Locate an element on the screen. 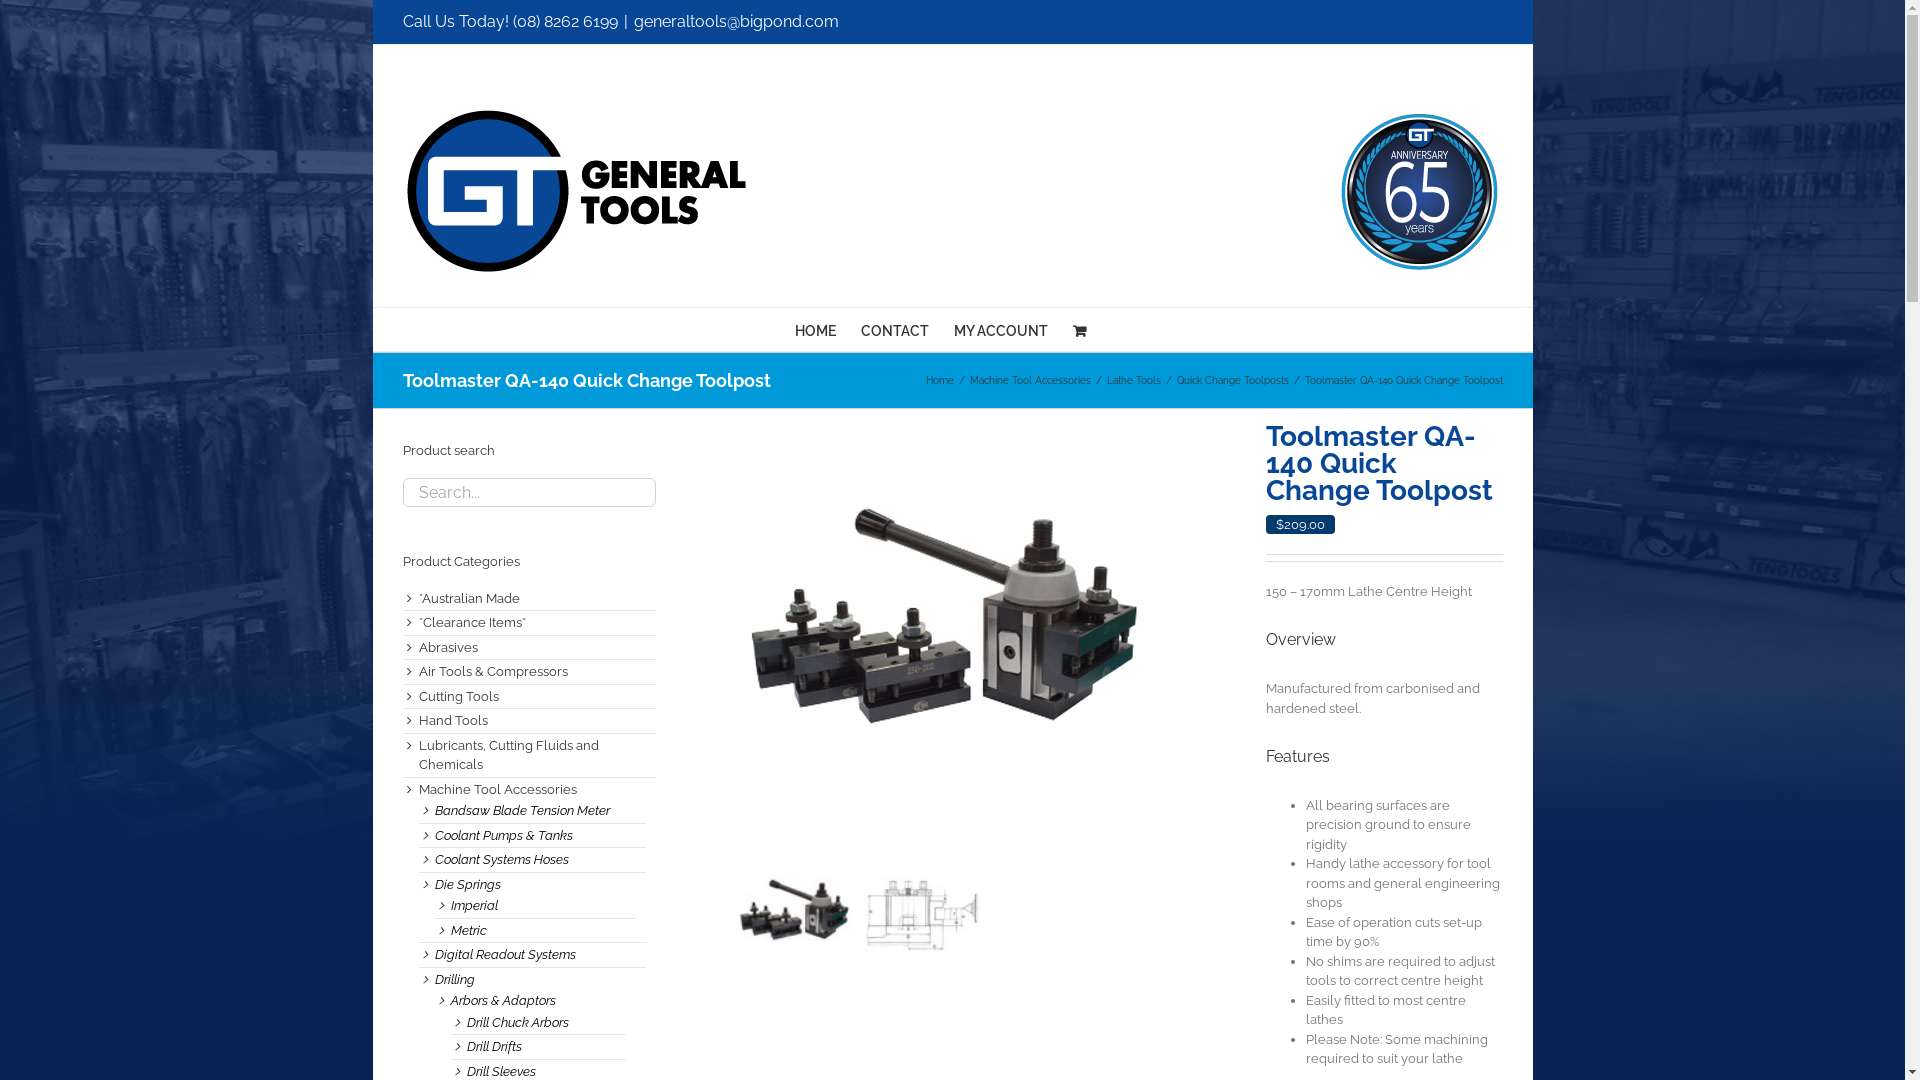 The height and width of the screenshot is (1080, 1920). 'Air Tools & Compressors' is located at coordinates (492, 671).